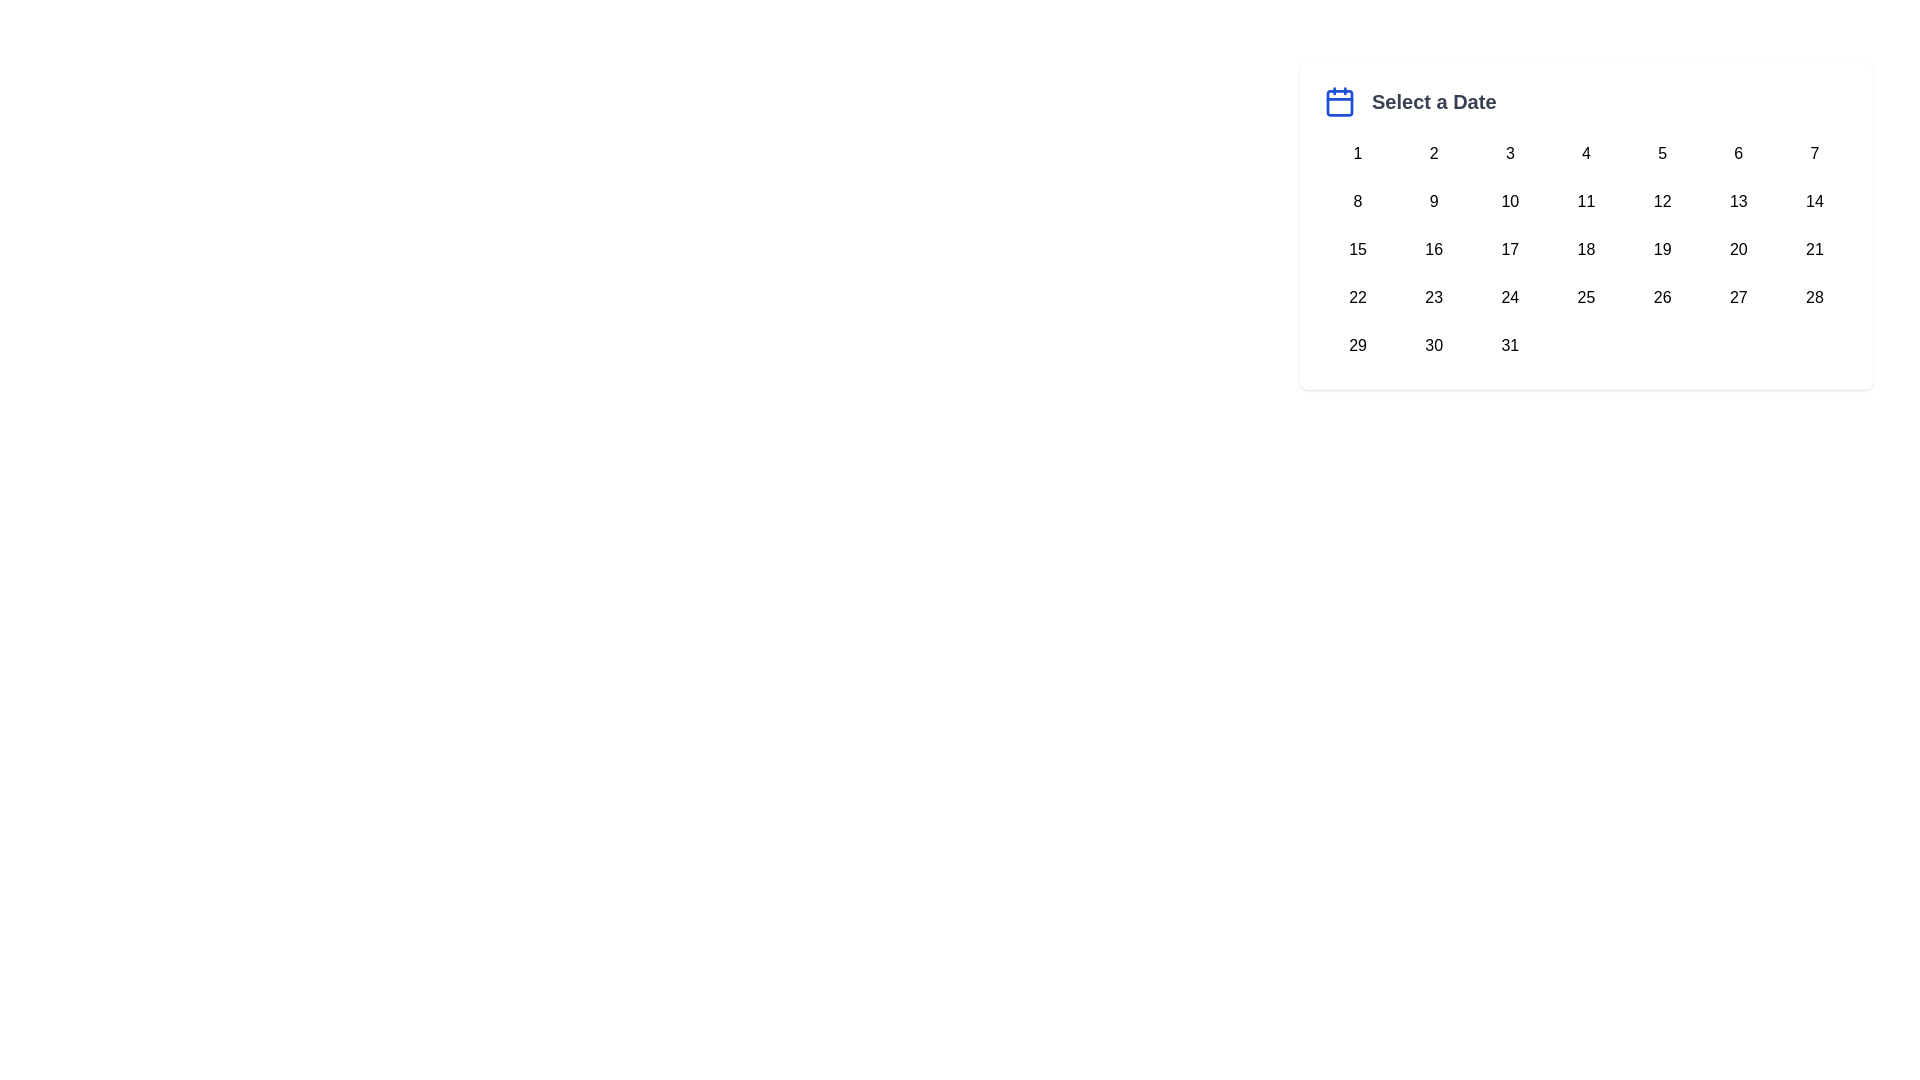 This screenshot has height=1080, width=1920. What do you see at coordinates (1358, 297) in the screenshot?
I see `the square button labeled '22' in the calendar grid` at bounding box center [1358, 297].